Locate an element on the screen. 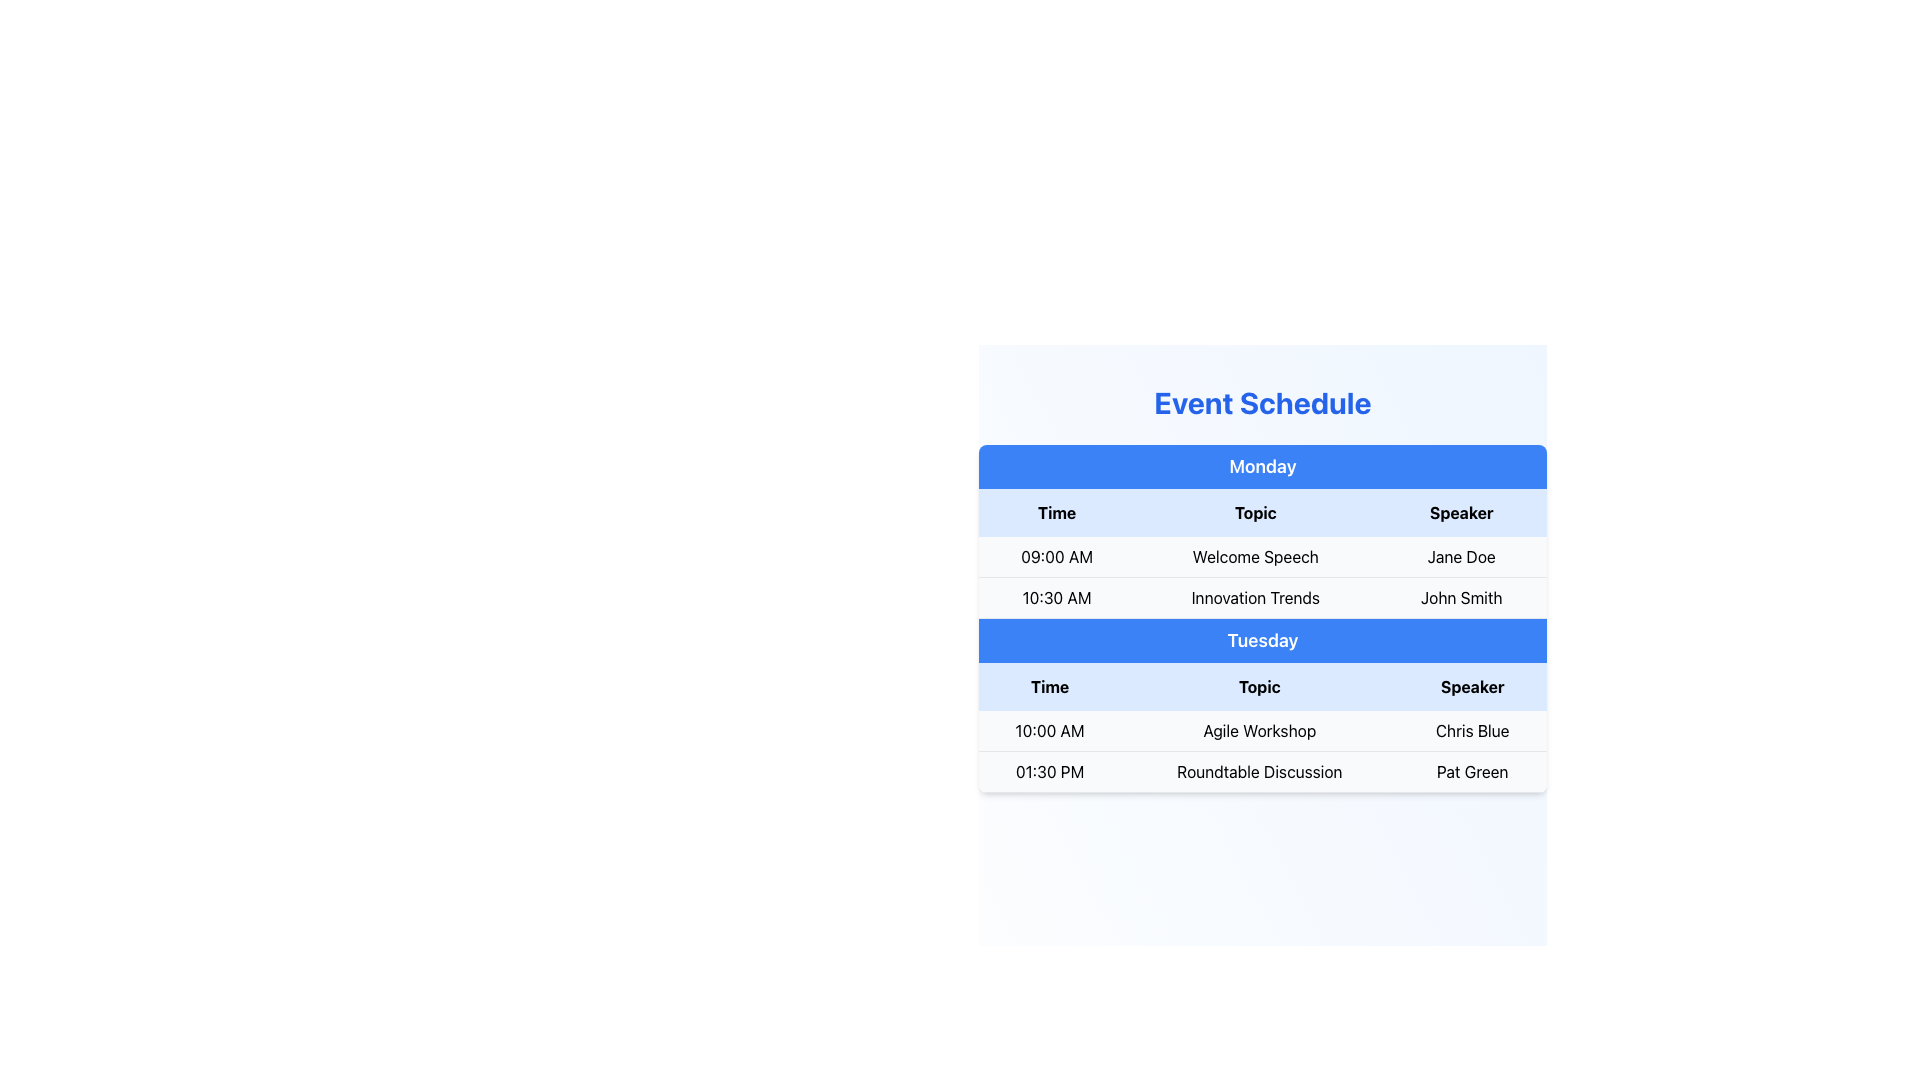 The width and height of the screenshot is (1920, 1080). the 'Speaker' text field, which is a bold, black font centered within a light blue rectangular background in the third column header of the table is located at coordinates (1461, 512).